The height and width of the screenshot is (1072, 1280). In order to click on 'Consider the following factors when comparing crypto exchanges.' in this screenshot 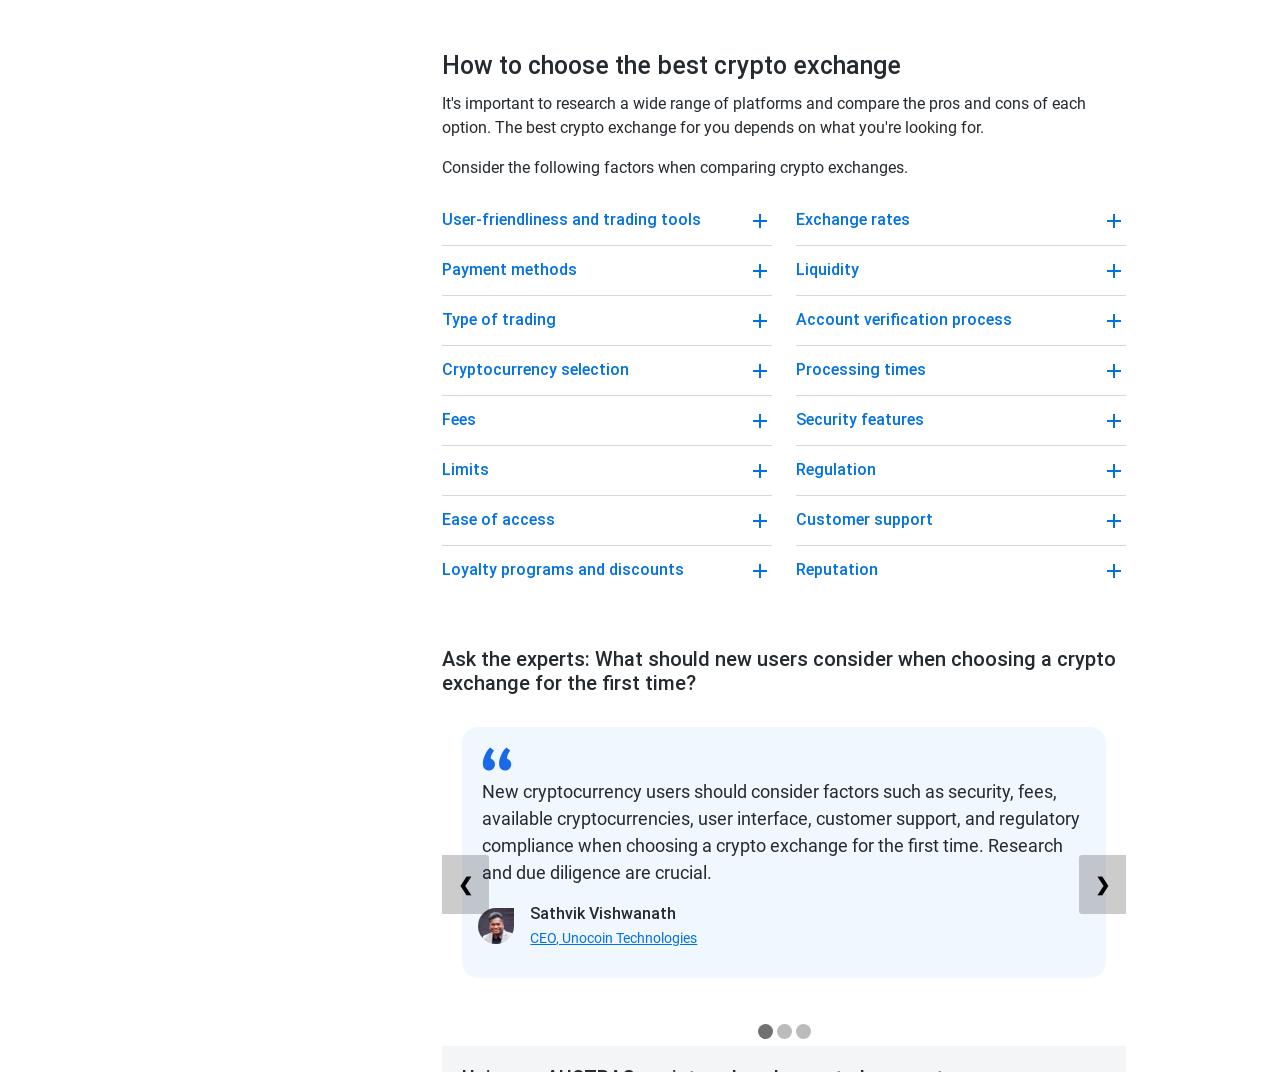, I will do `click(674, 166)`.